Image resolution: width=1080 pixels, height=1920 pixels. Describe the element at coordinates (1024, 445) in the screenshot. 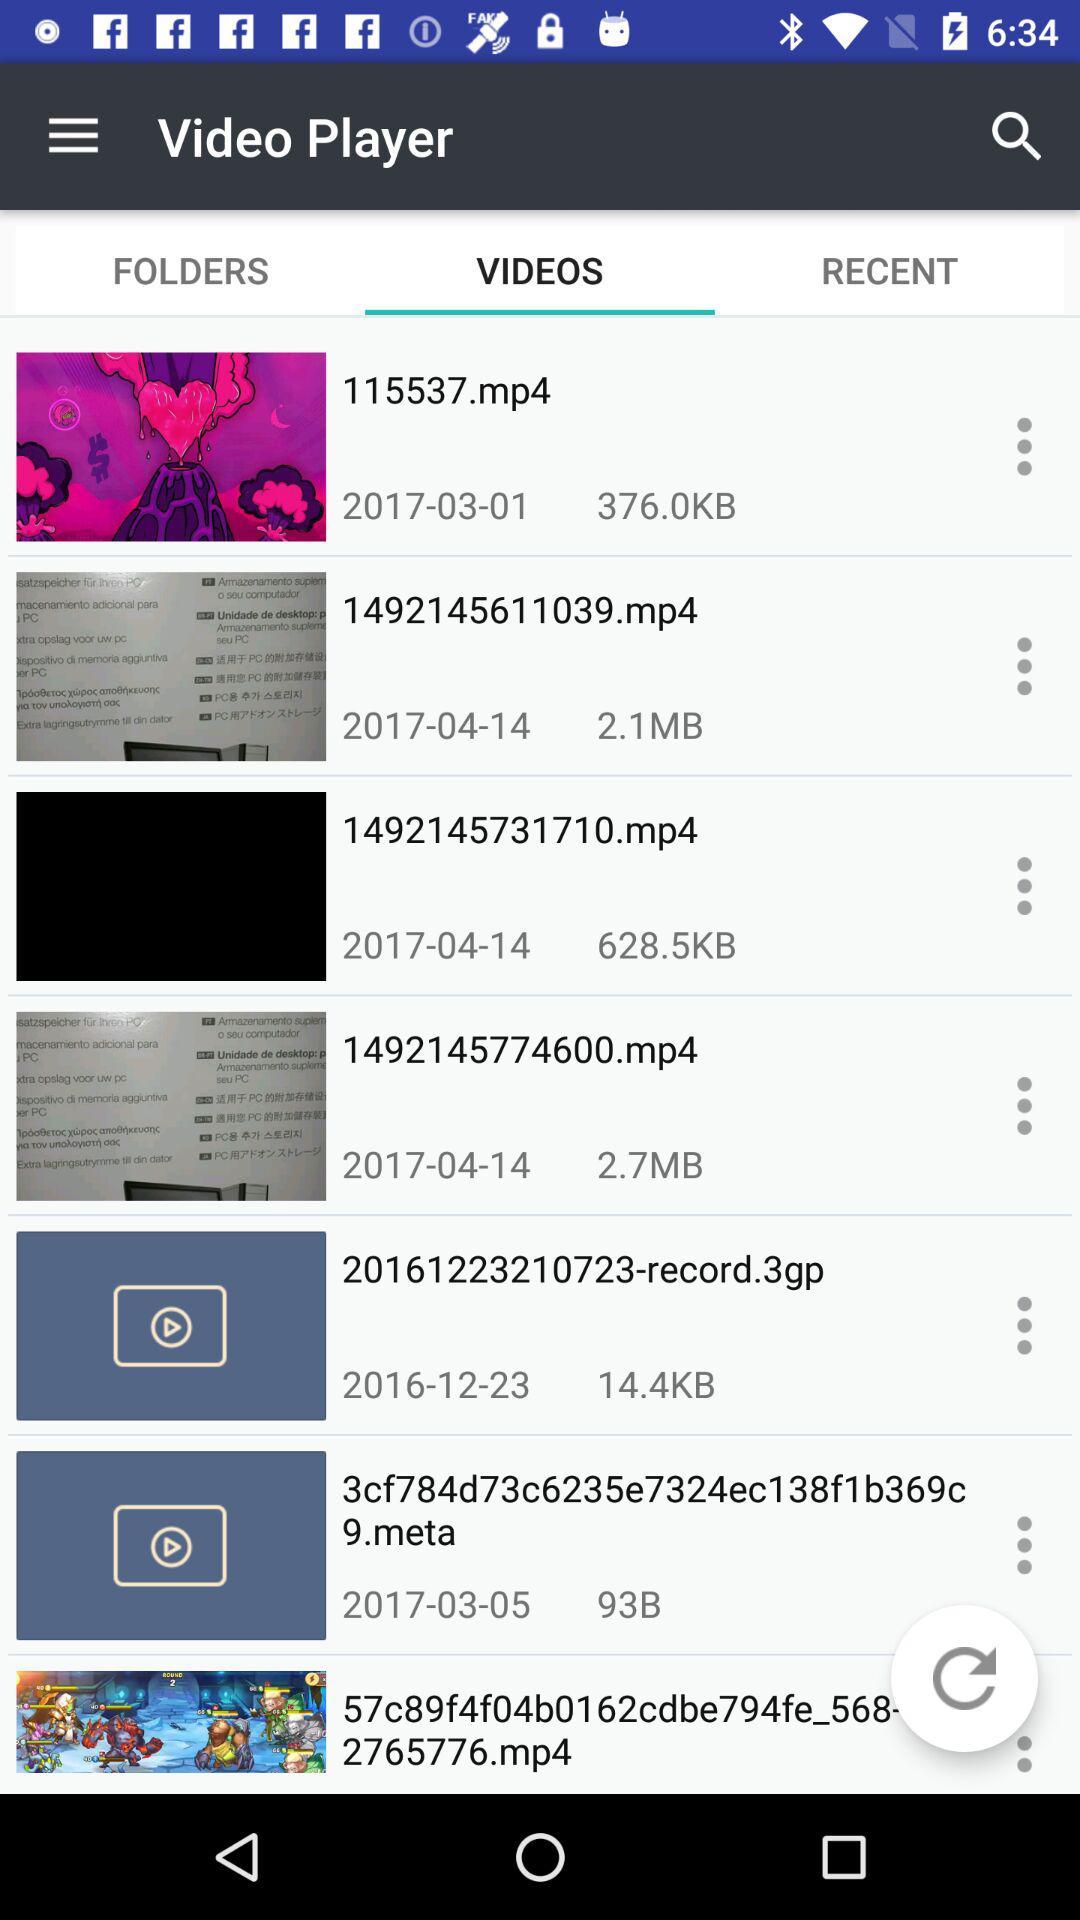

I see `options` at that location.